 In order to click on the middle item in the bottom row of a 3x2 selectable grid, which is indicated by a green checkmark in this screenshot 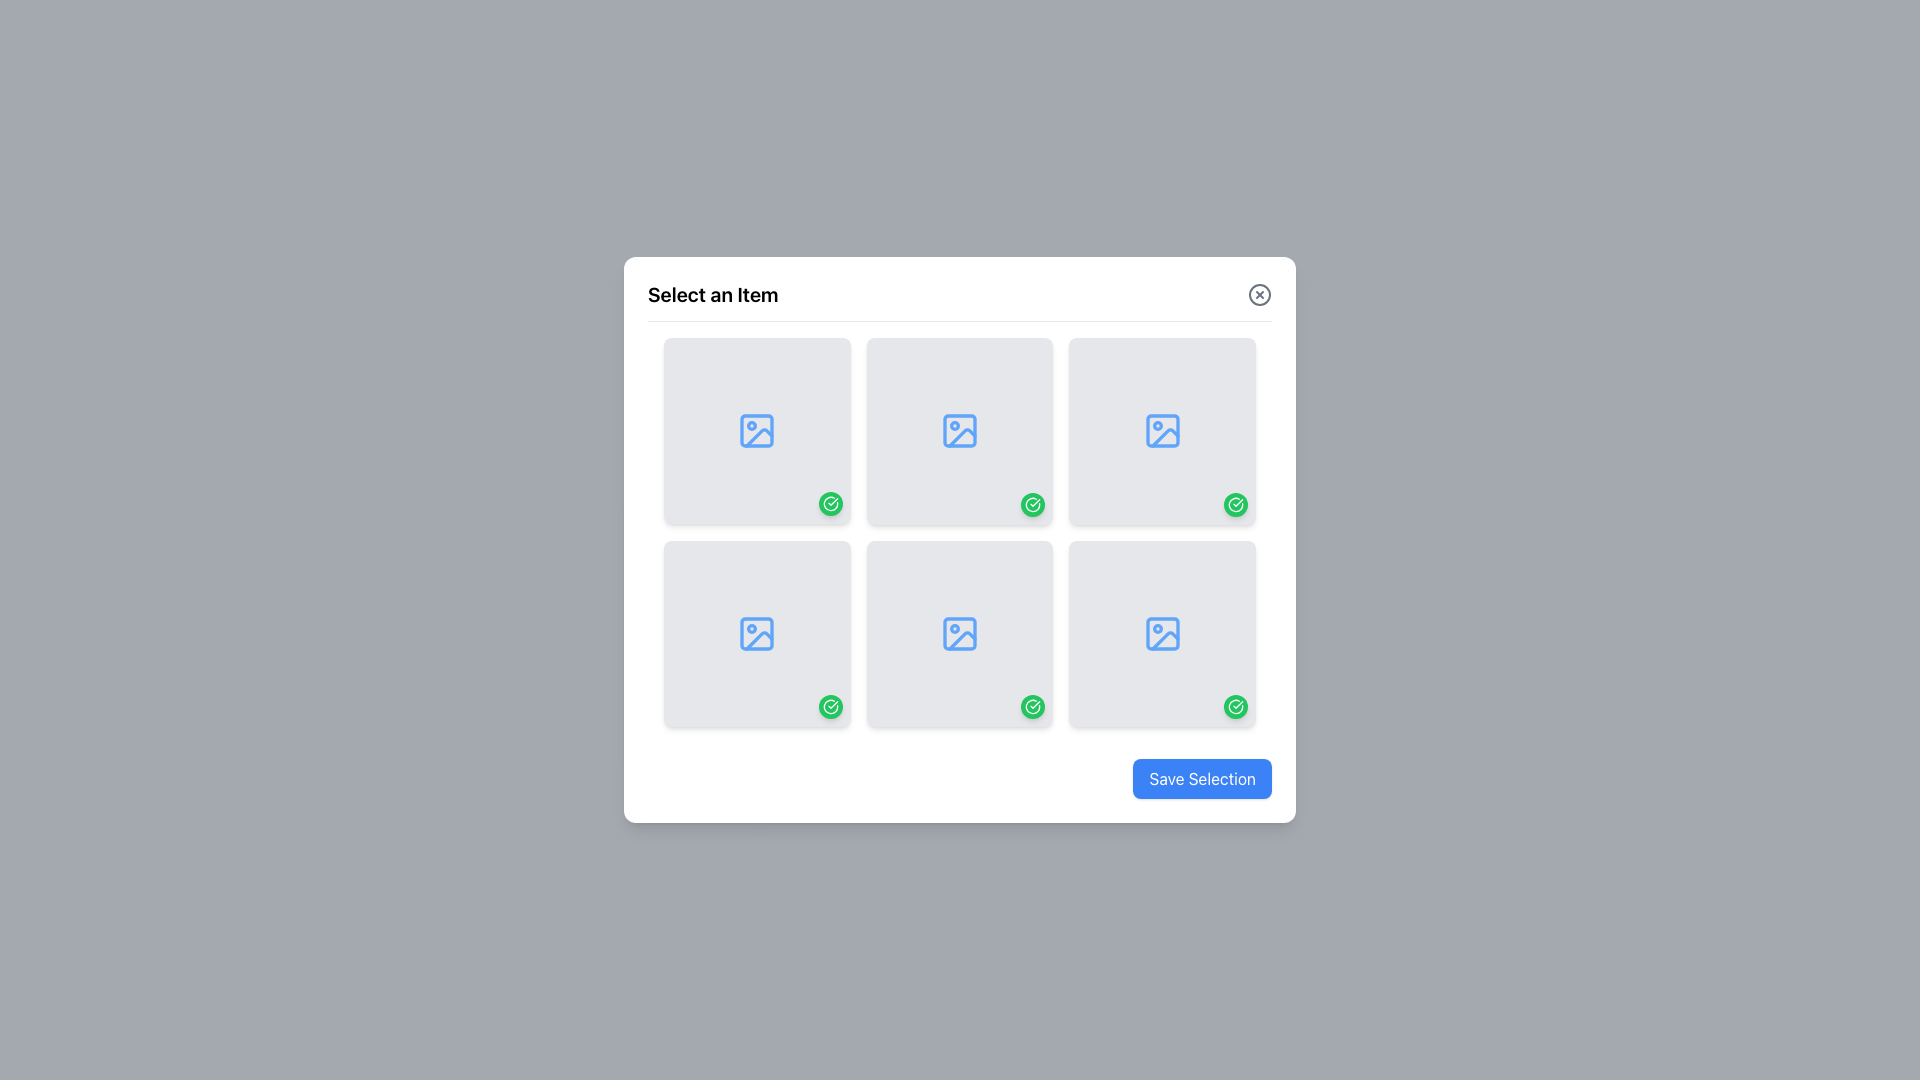, I will do `click(960, 633)`.